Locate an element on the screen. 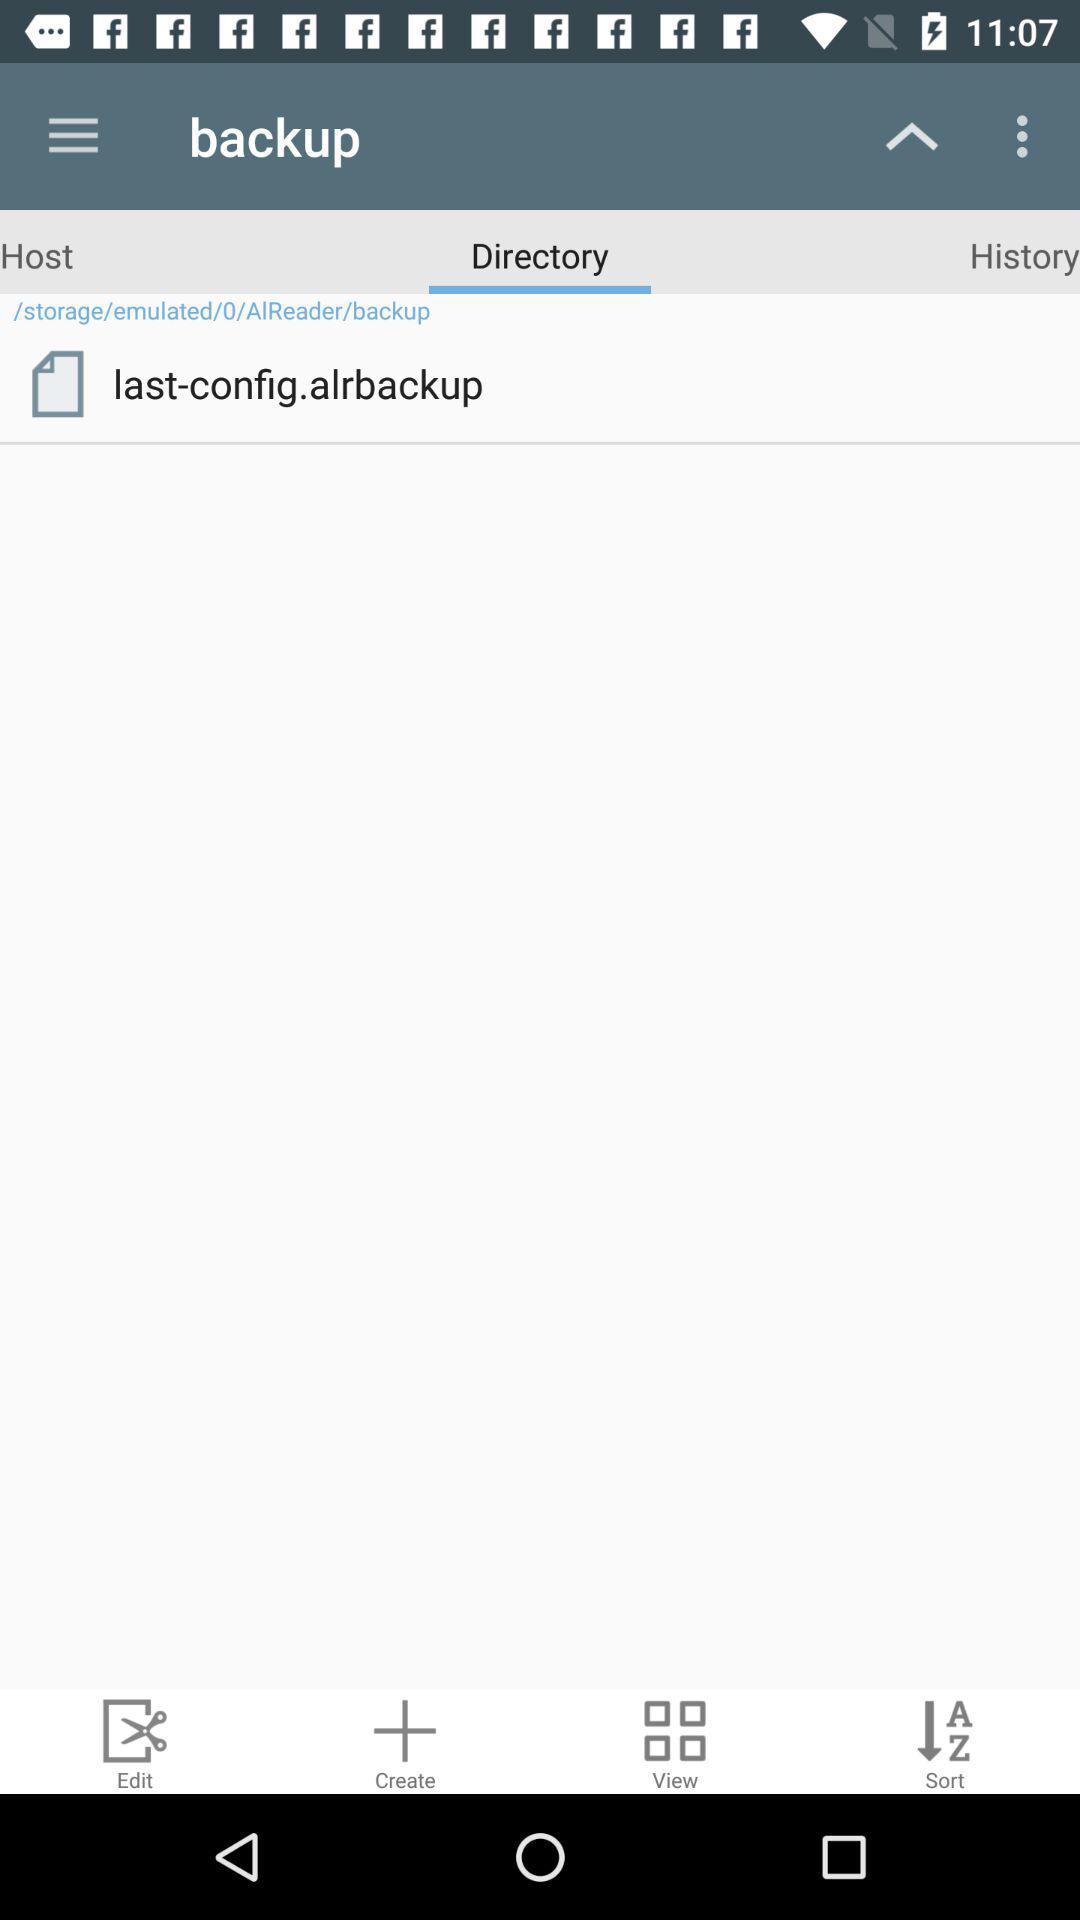 This screenshot has height=1920, width=1080. item to the left of last-config.alrbackup icon is located at coordinates (56, 384).